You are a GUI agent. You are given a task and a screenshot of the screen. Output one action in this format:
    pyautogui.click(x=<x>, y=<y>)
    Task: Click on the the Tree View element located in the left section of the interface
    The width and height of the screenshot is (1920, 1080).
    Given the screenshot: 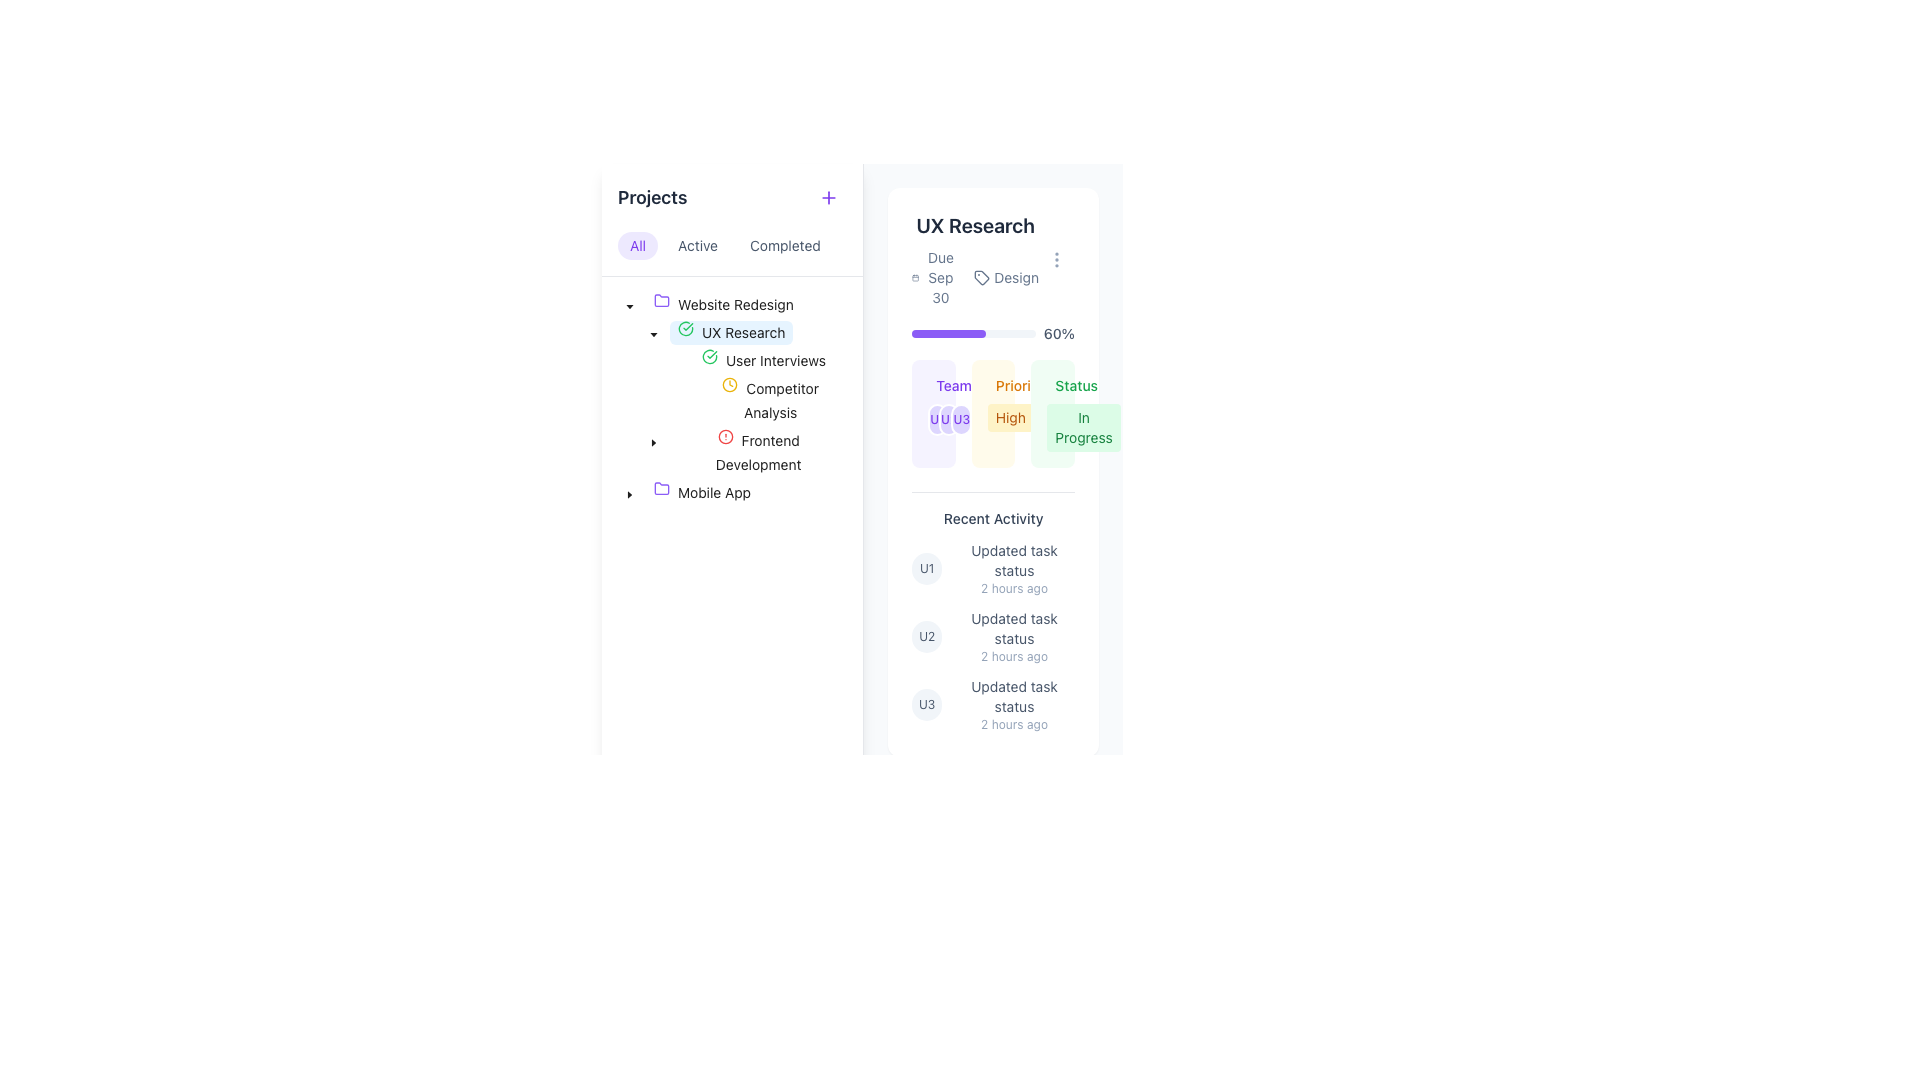 What is the action you would take?
    pyautogui.click(x=730, y=401)
    